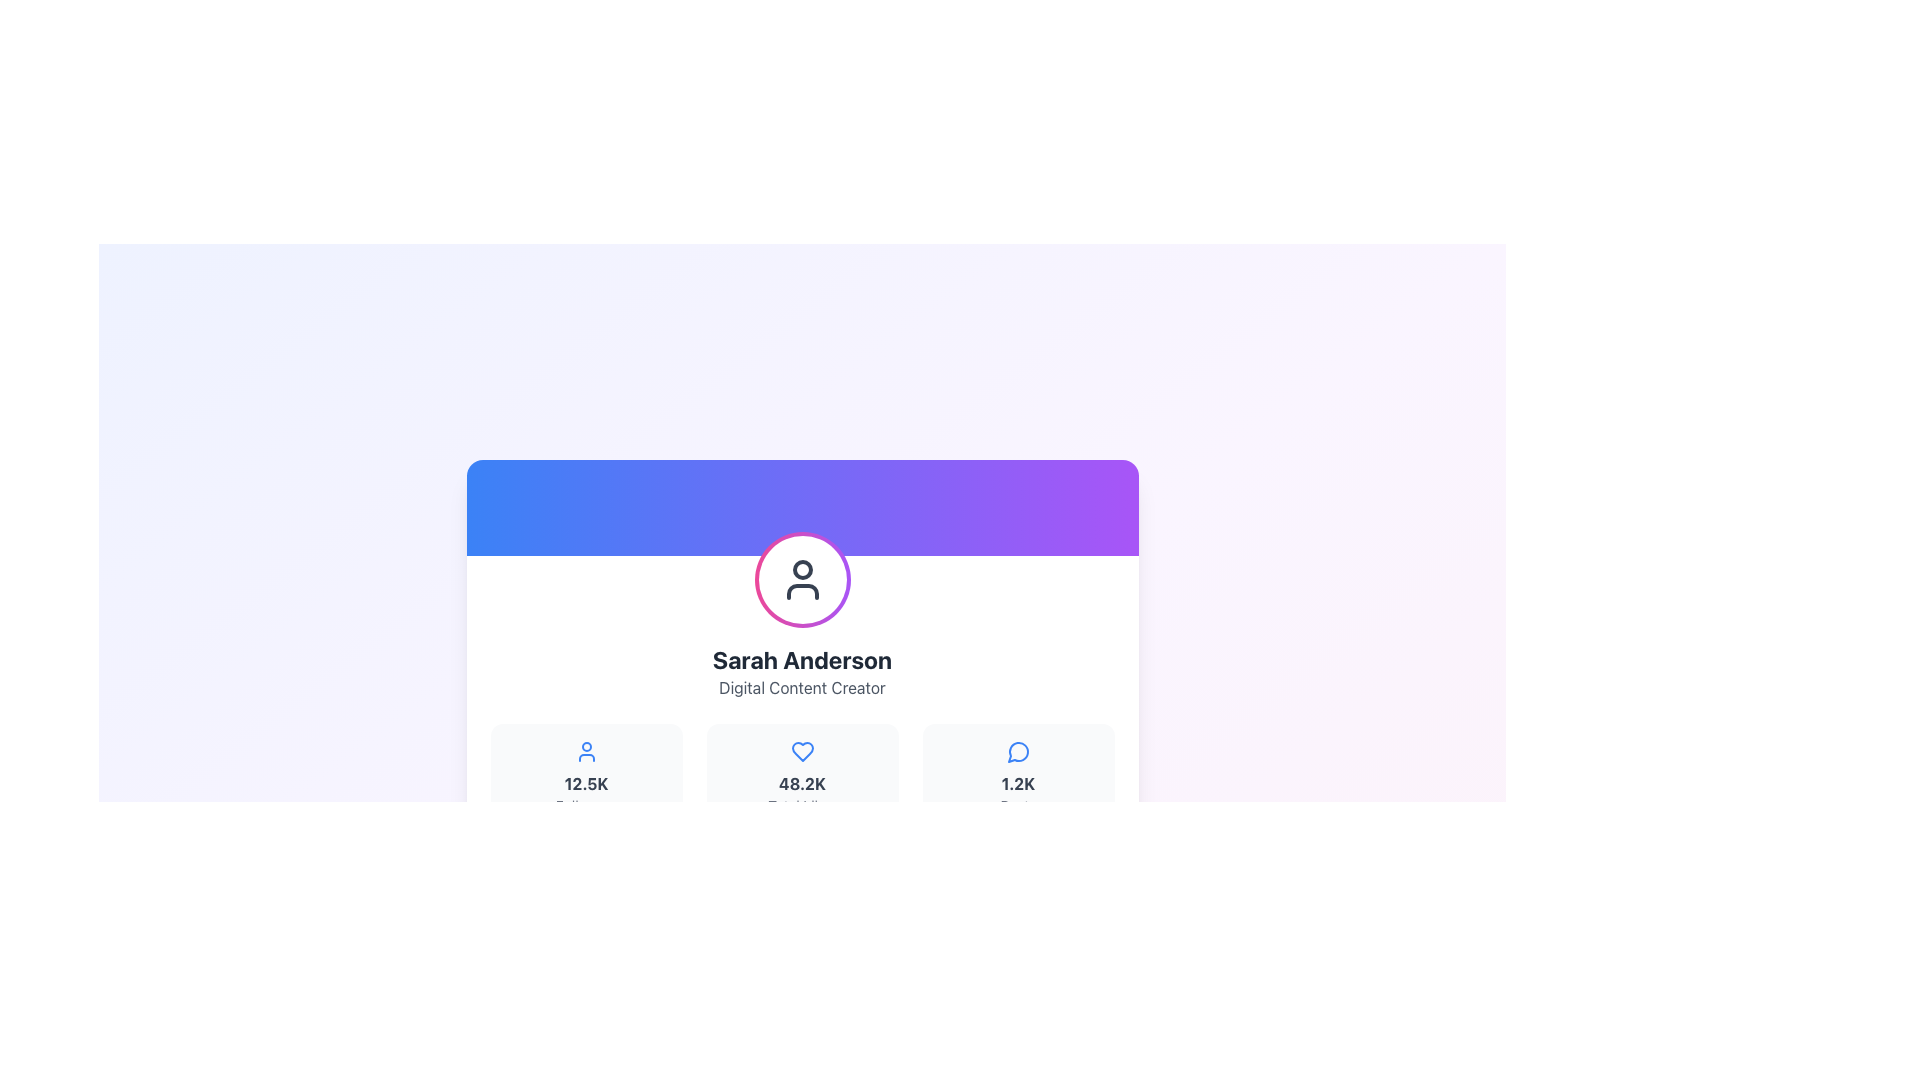 This screenshot has height=1080, width=1920. What do you see at coordinates (802, 686) in the screenshot?
I see `text content of the Text label indicating the role or profession of the profile being viewed, which is located directly below 'Sarah Anderson'` at bounding box center [802, 686].